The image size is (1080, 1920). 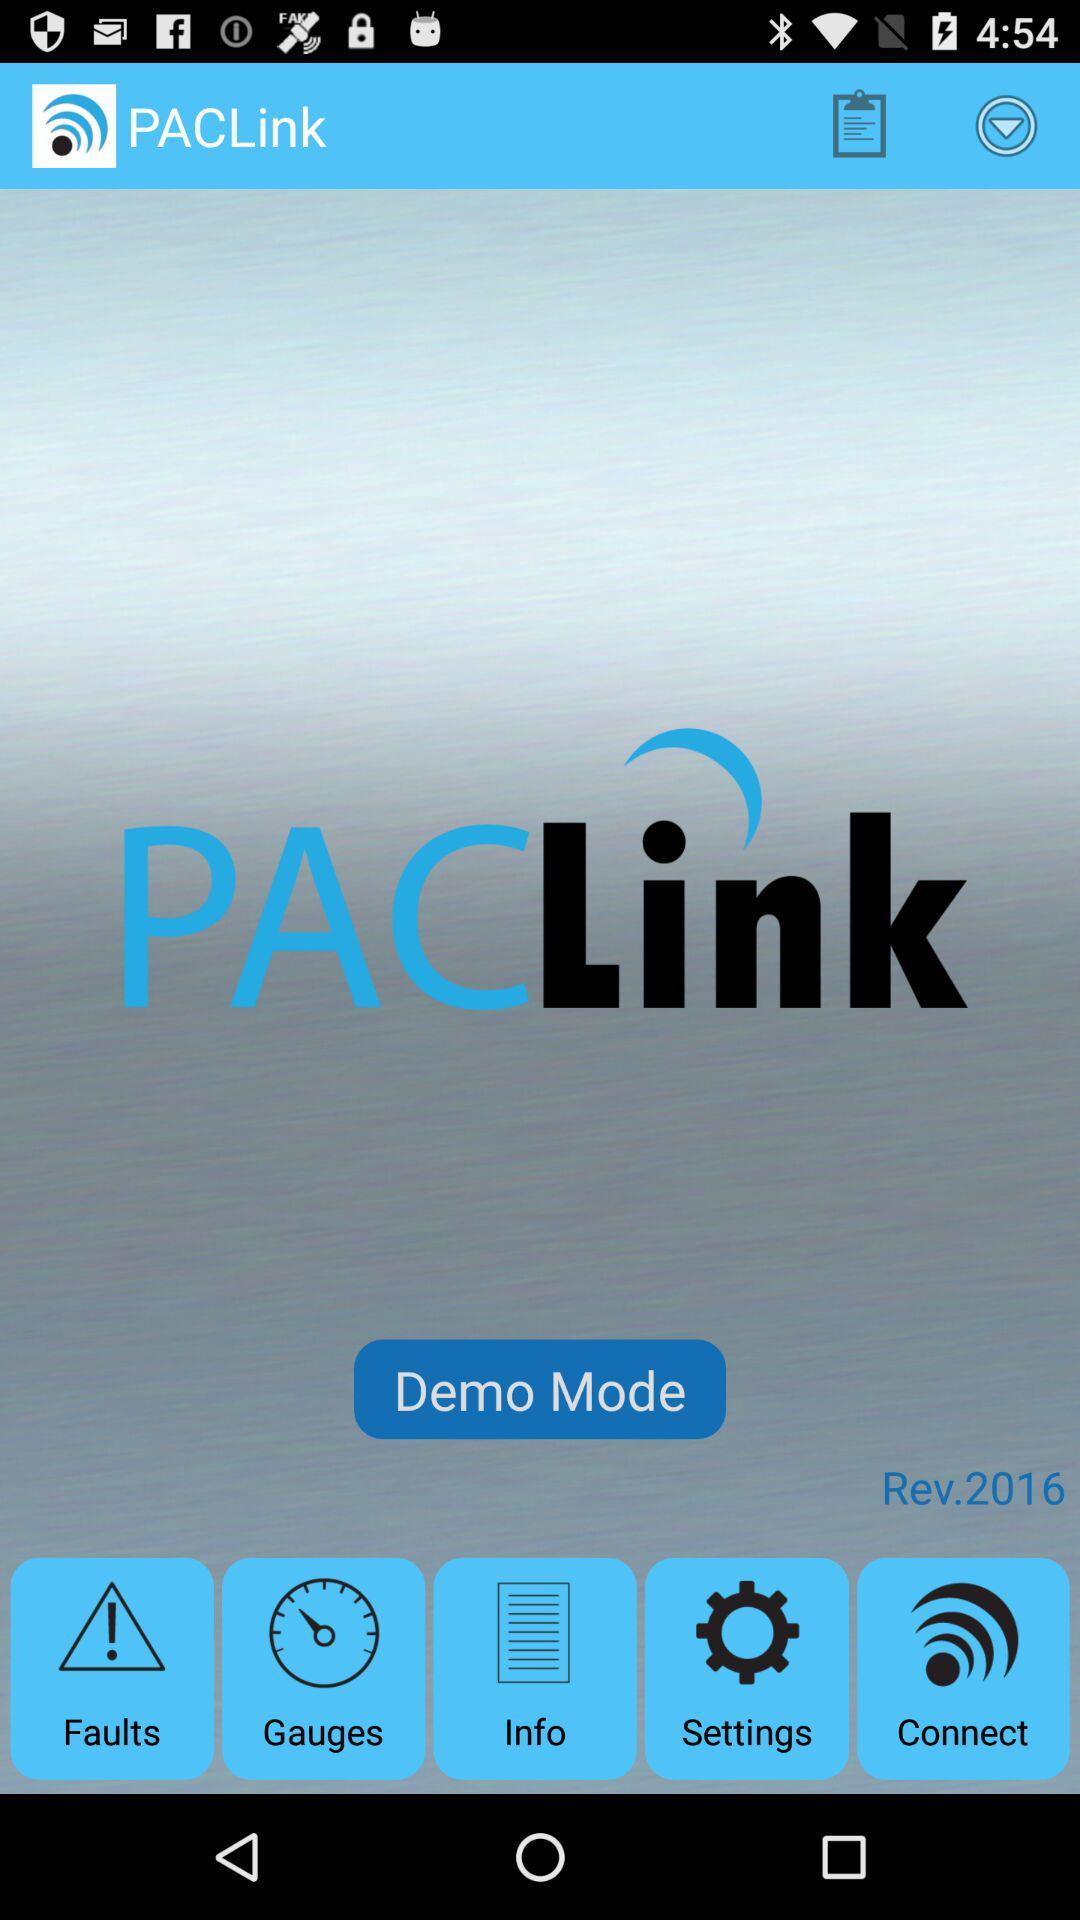 What do you see at coordinates (112, 1668) in the screenshot?
I see `faults button` at bounding box center [112, 1668].